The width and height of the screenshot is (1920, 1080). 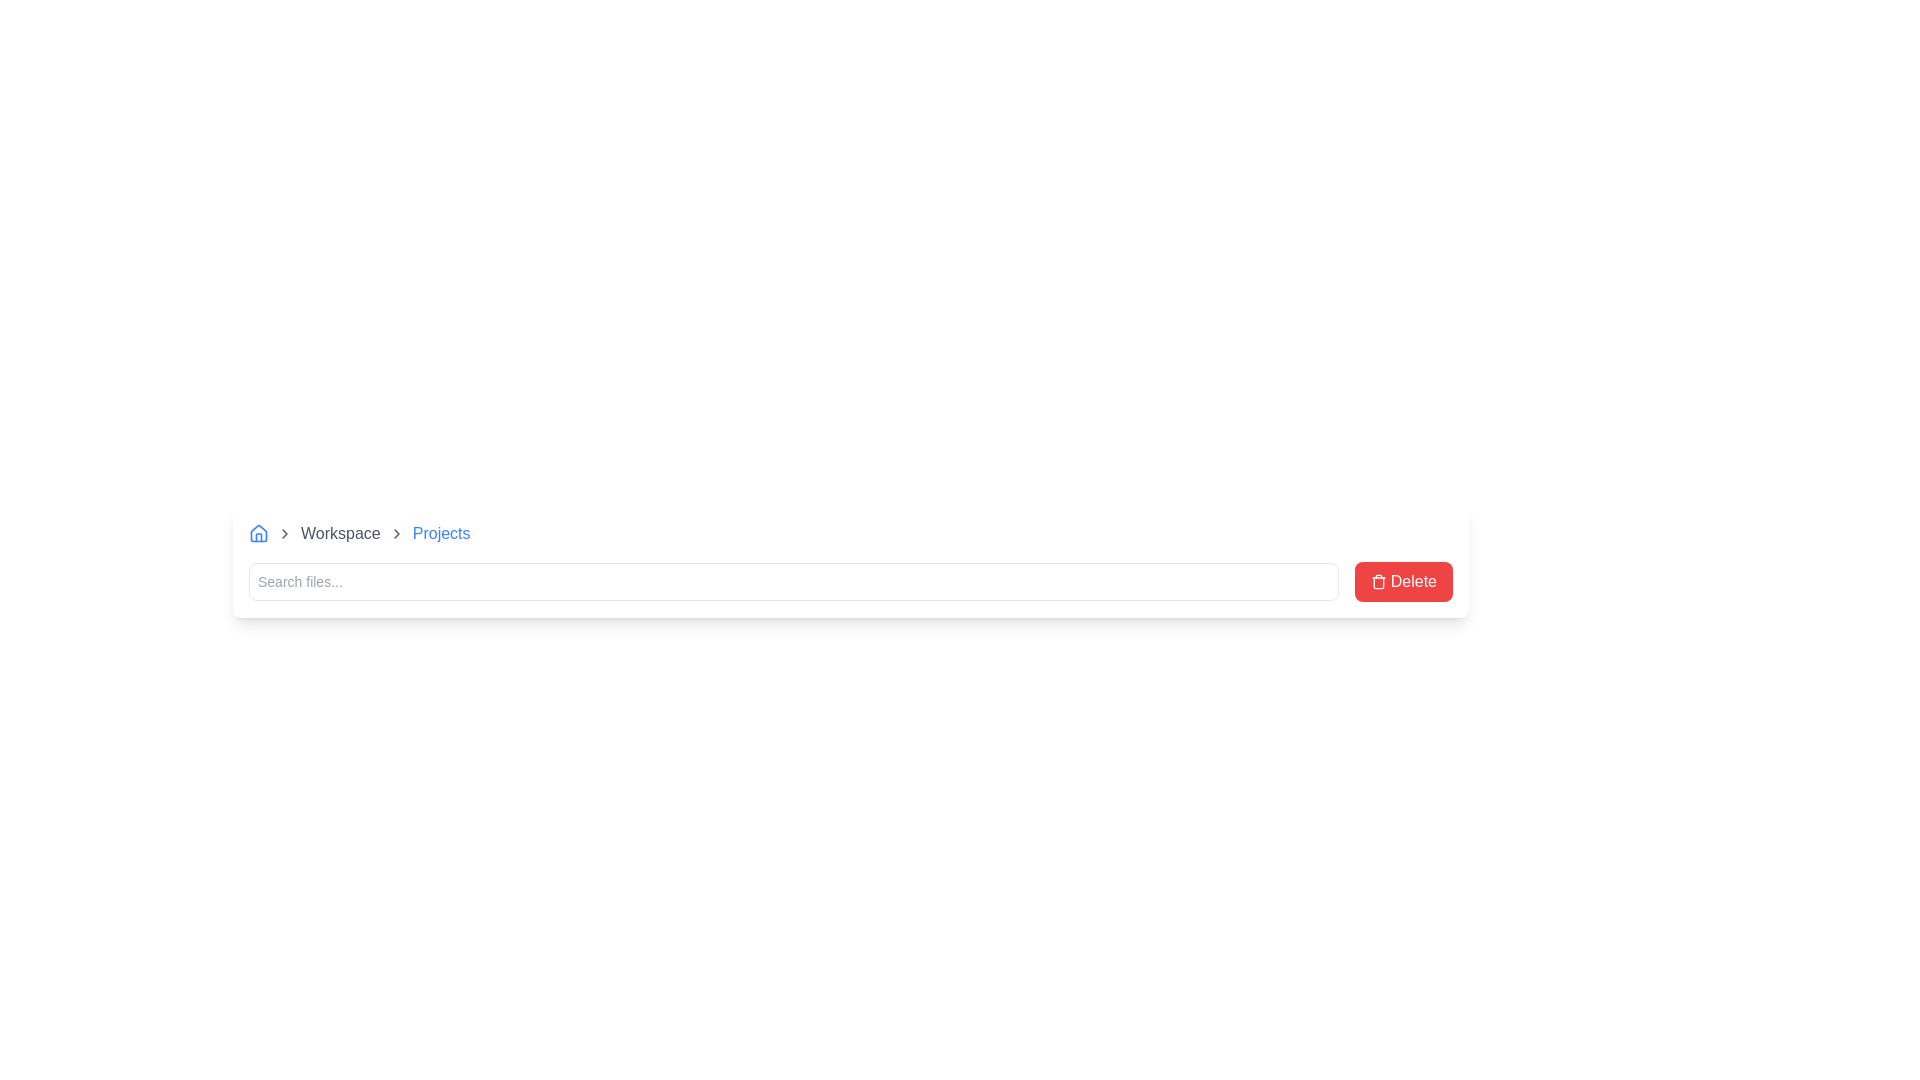 What do you see at coordinates (1377, 582) in the screenshot?
I see `the trash can icon within the red 'Delete' button located at the far right of the interface` at bounding box center [1377, 582].